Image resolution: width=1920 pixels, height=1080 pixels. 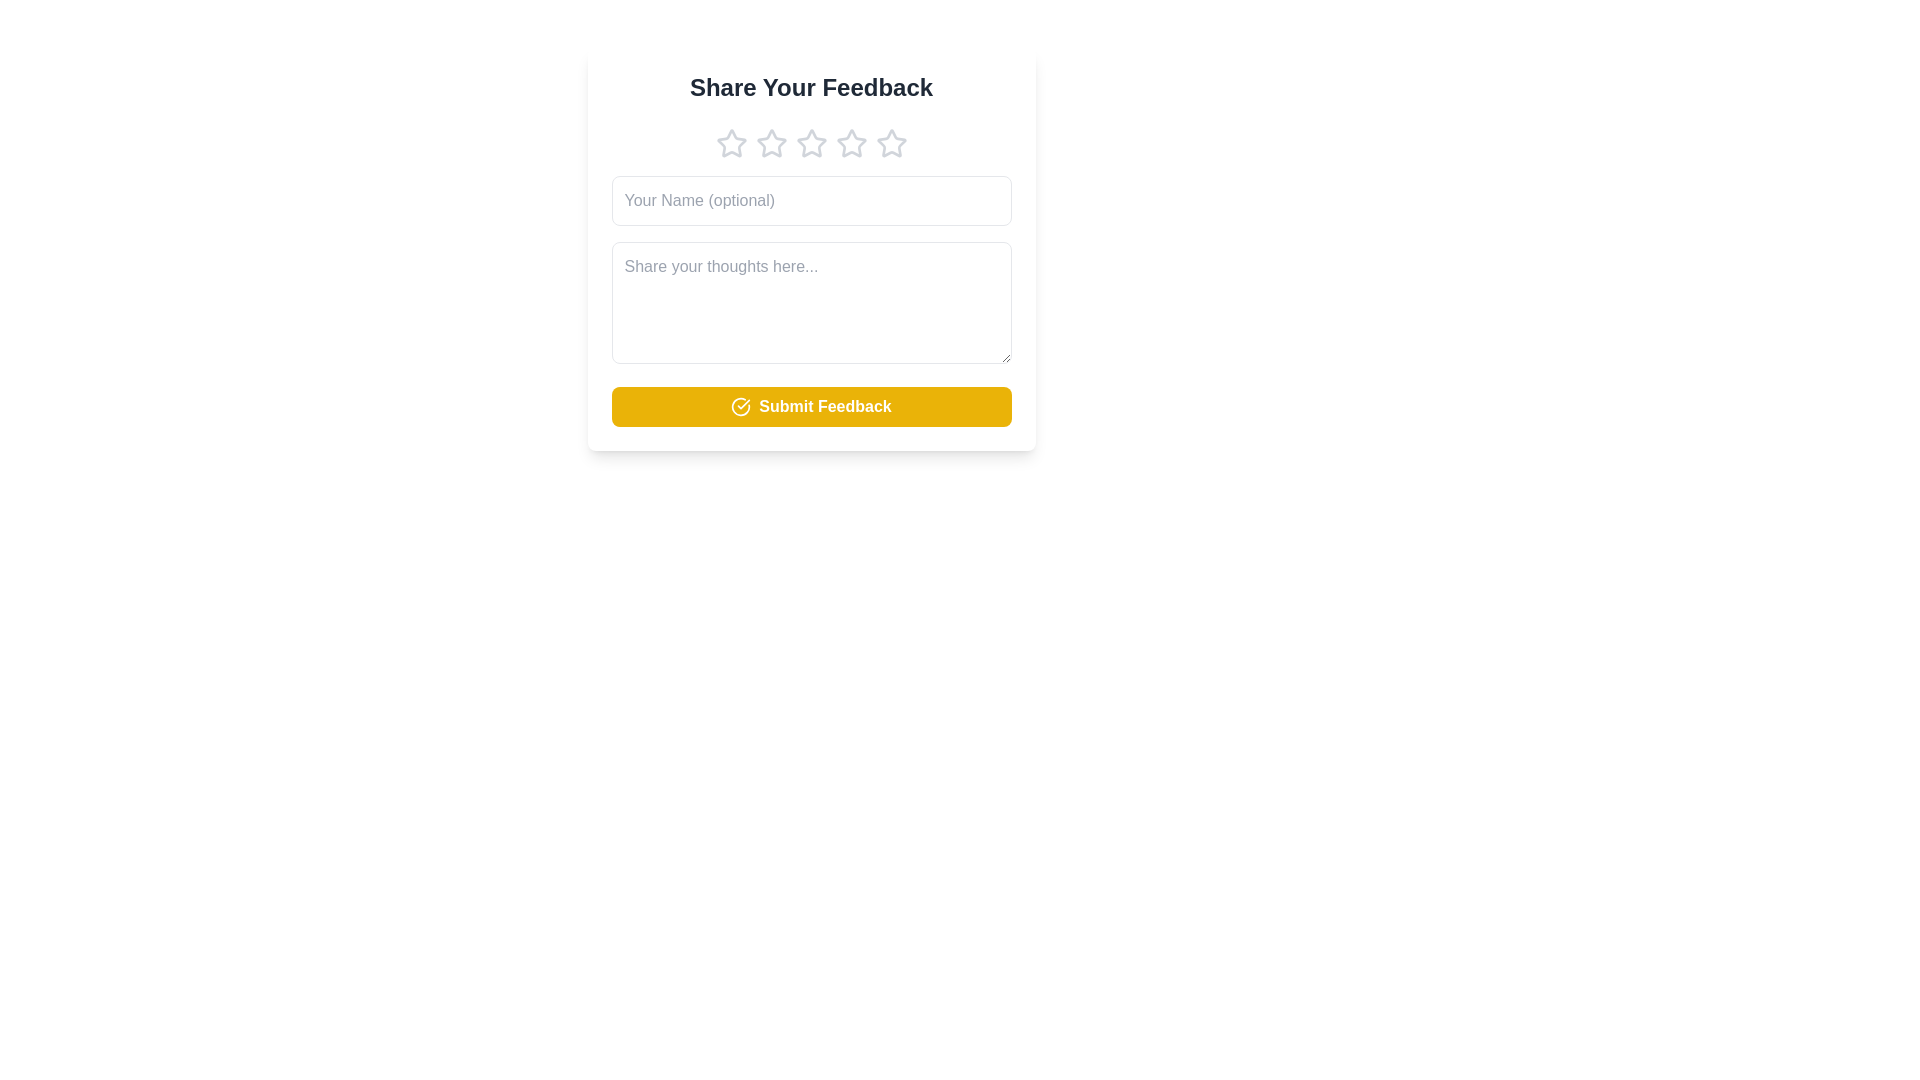 What do you see at coordinates (851, 142) in the screenshot?
I see `the fourth star icon from the left in the row of five rating stars` at bounding box center [851, 142].